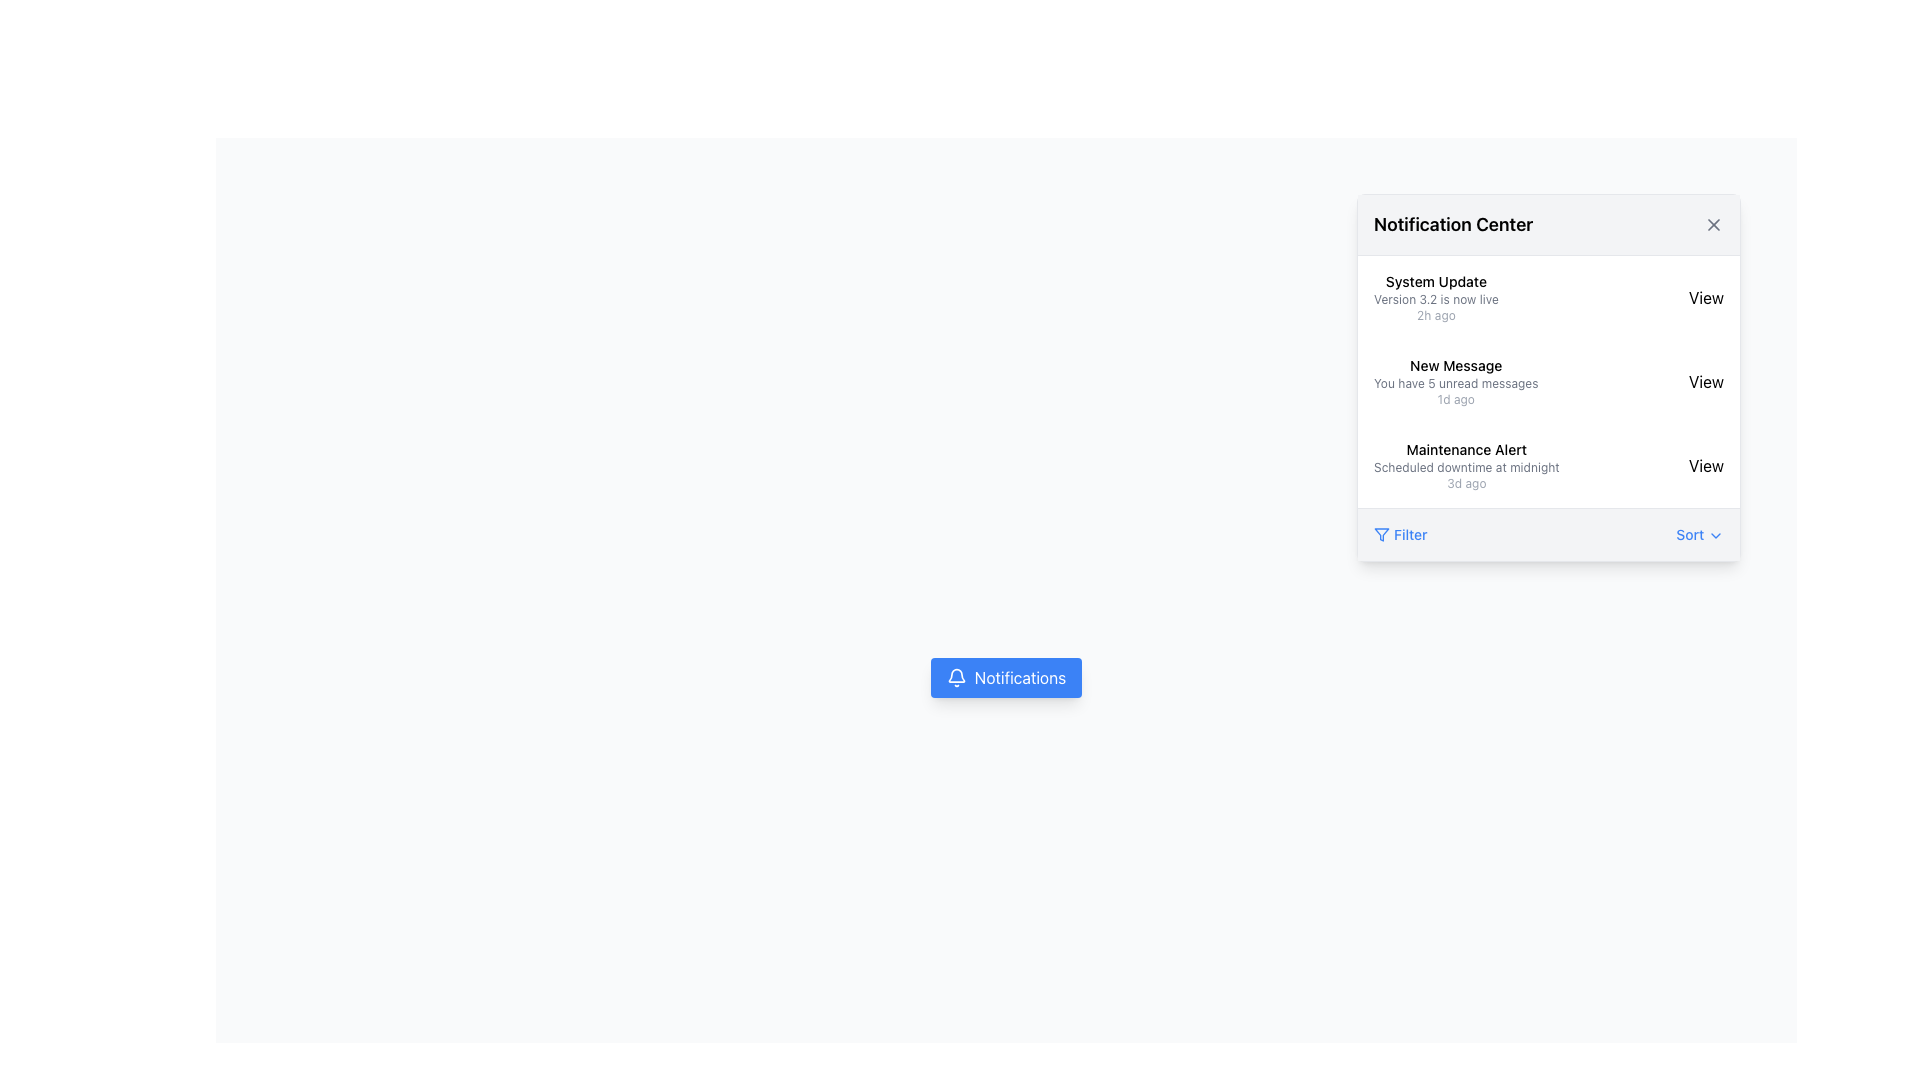 Image resolution: width=1920 pixels, height=1080 pixels. I want to click on the 'View' button-like text link located in the bottom-right corner of the notification panel, which is styled to change color to blue on hover, so click(1705, 466).